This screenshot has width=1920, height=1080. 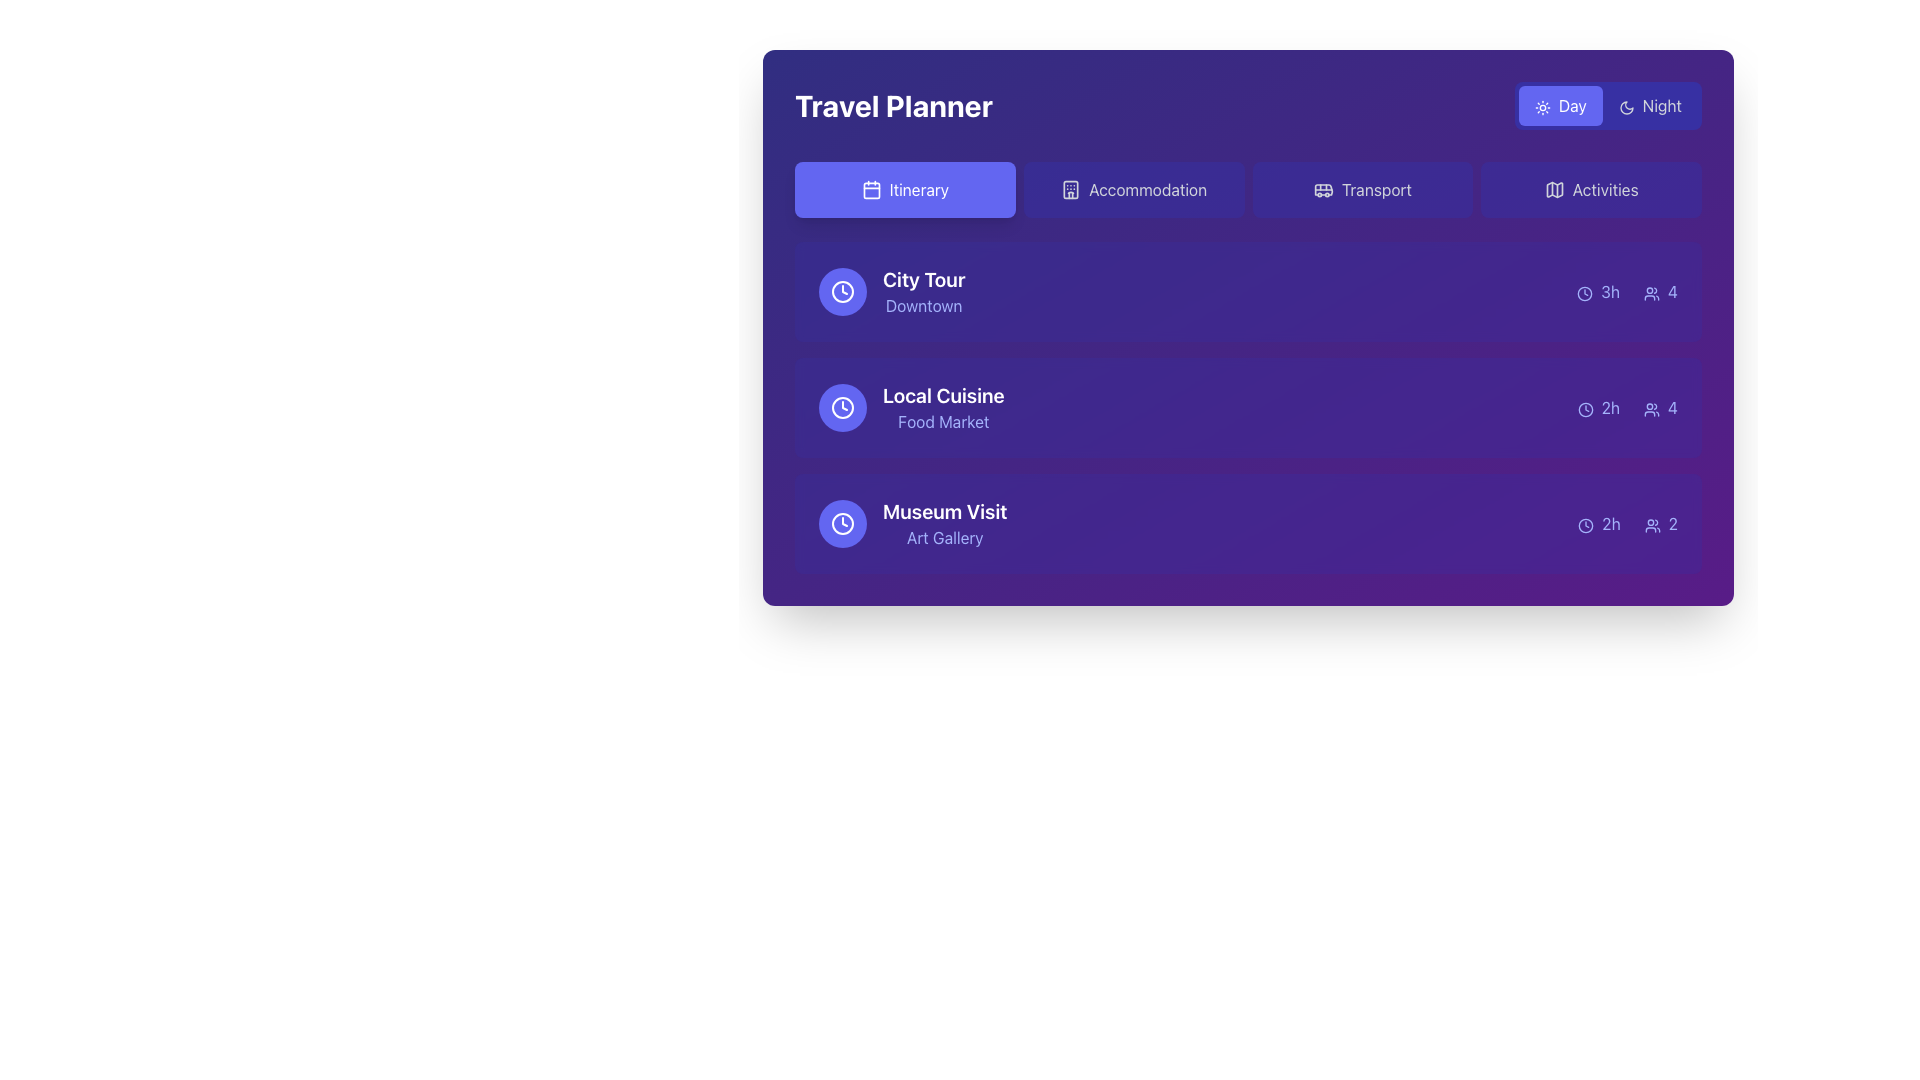 I want to click on the 'Activities' icon located on the far right of the horizontal navigation bar, so click(x=1553, y=189).